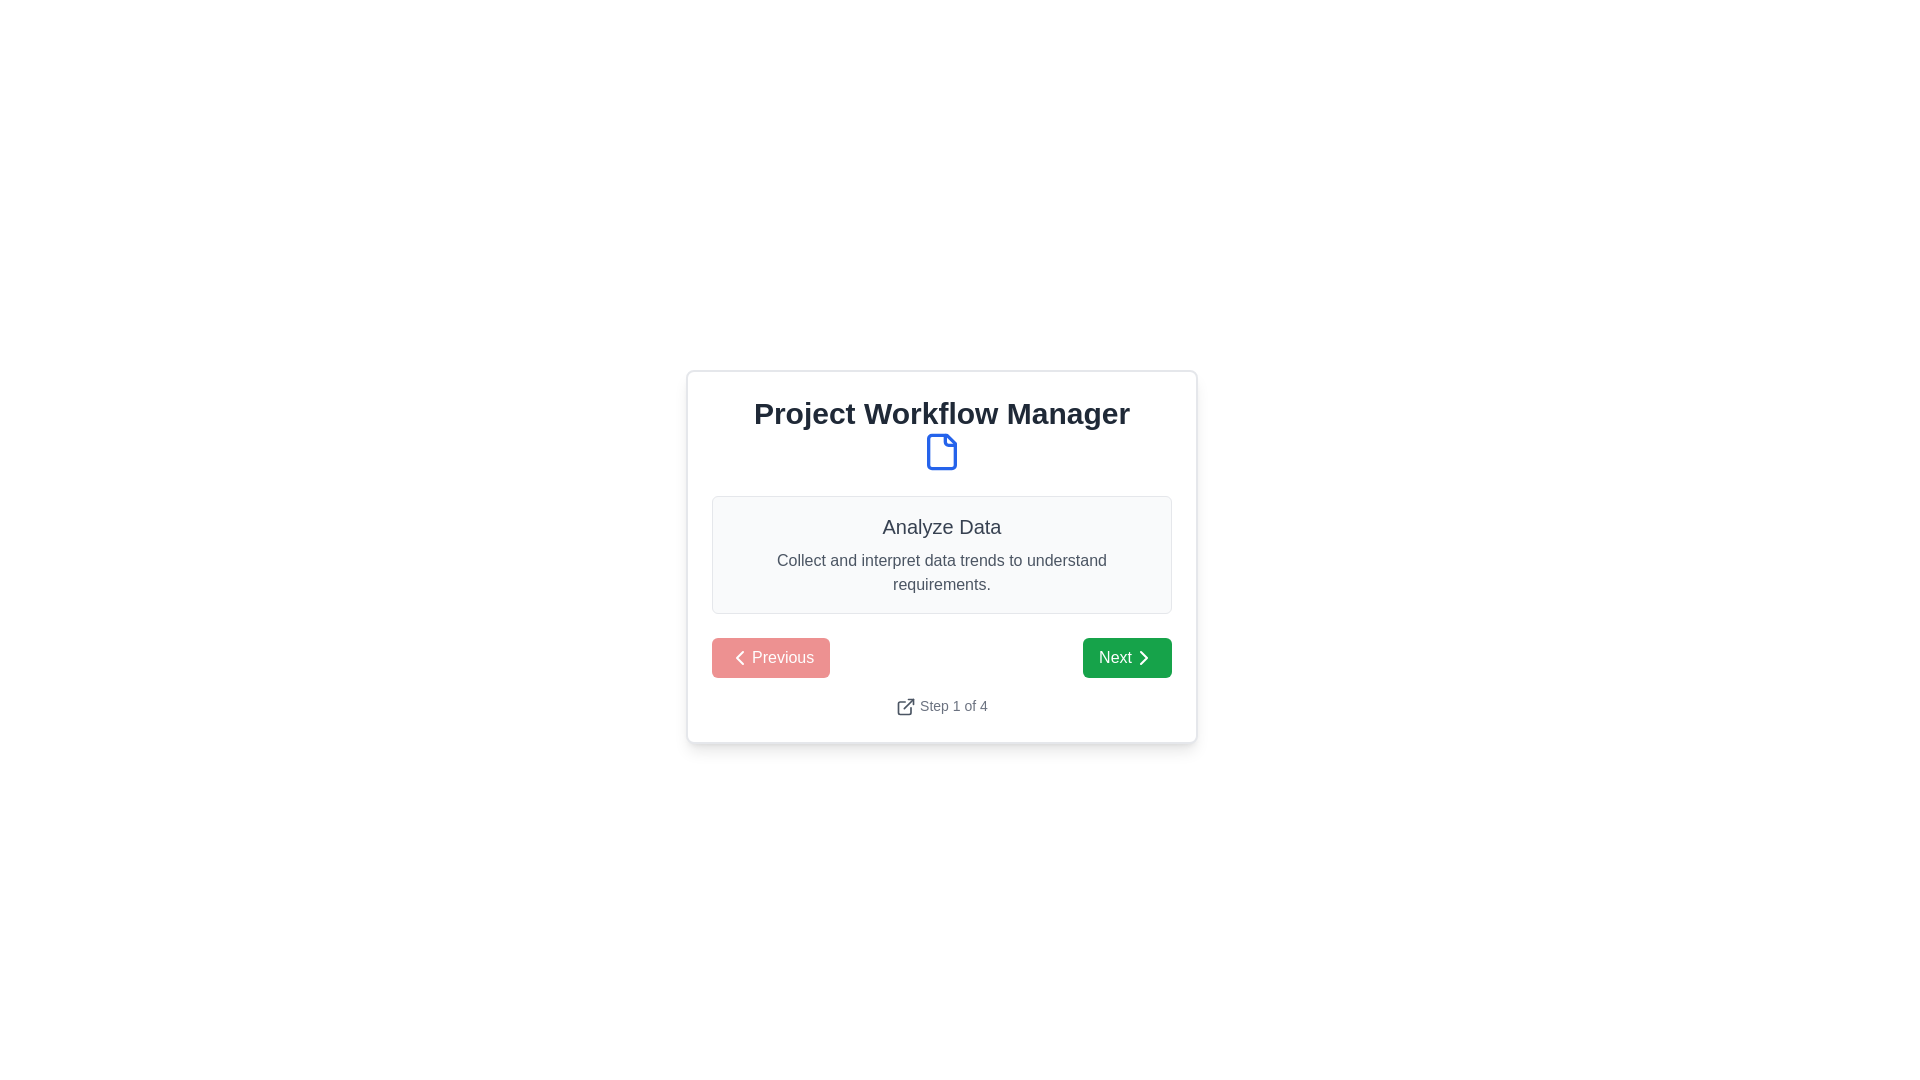  I want to click on the left-pointing chevron icon within the 'Previous' button, so click(738, 658).